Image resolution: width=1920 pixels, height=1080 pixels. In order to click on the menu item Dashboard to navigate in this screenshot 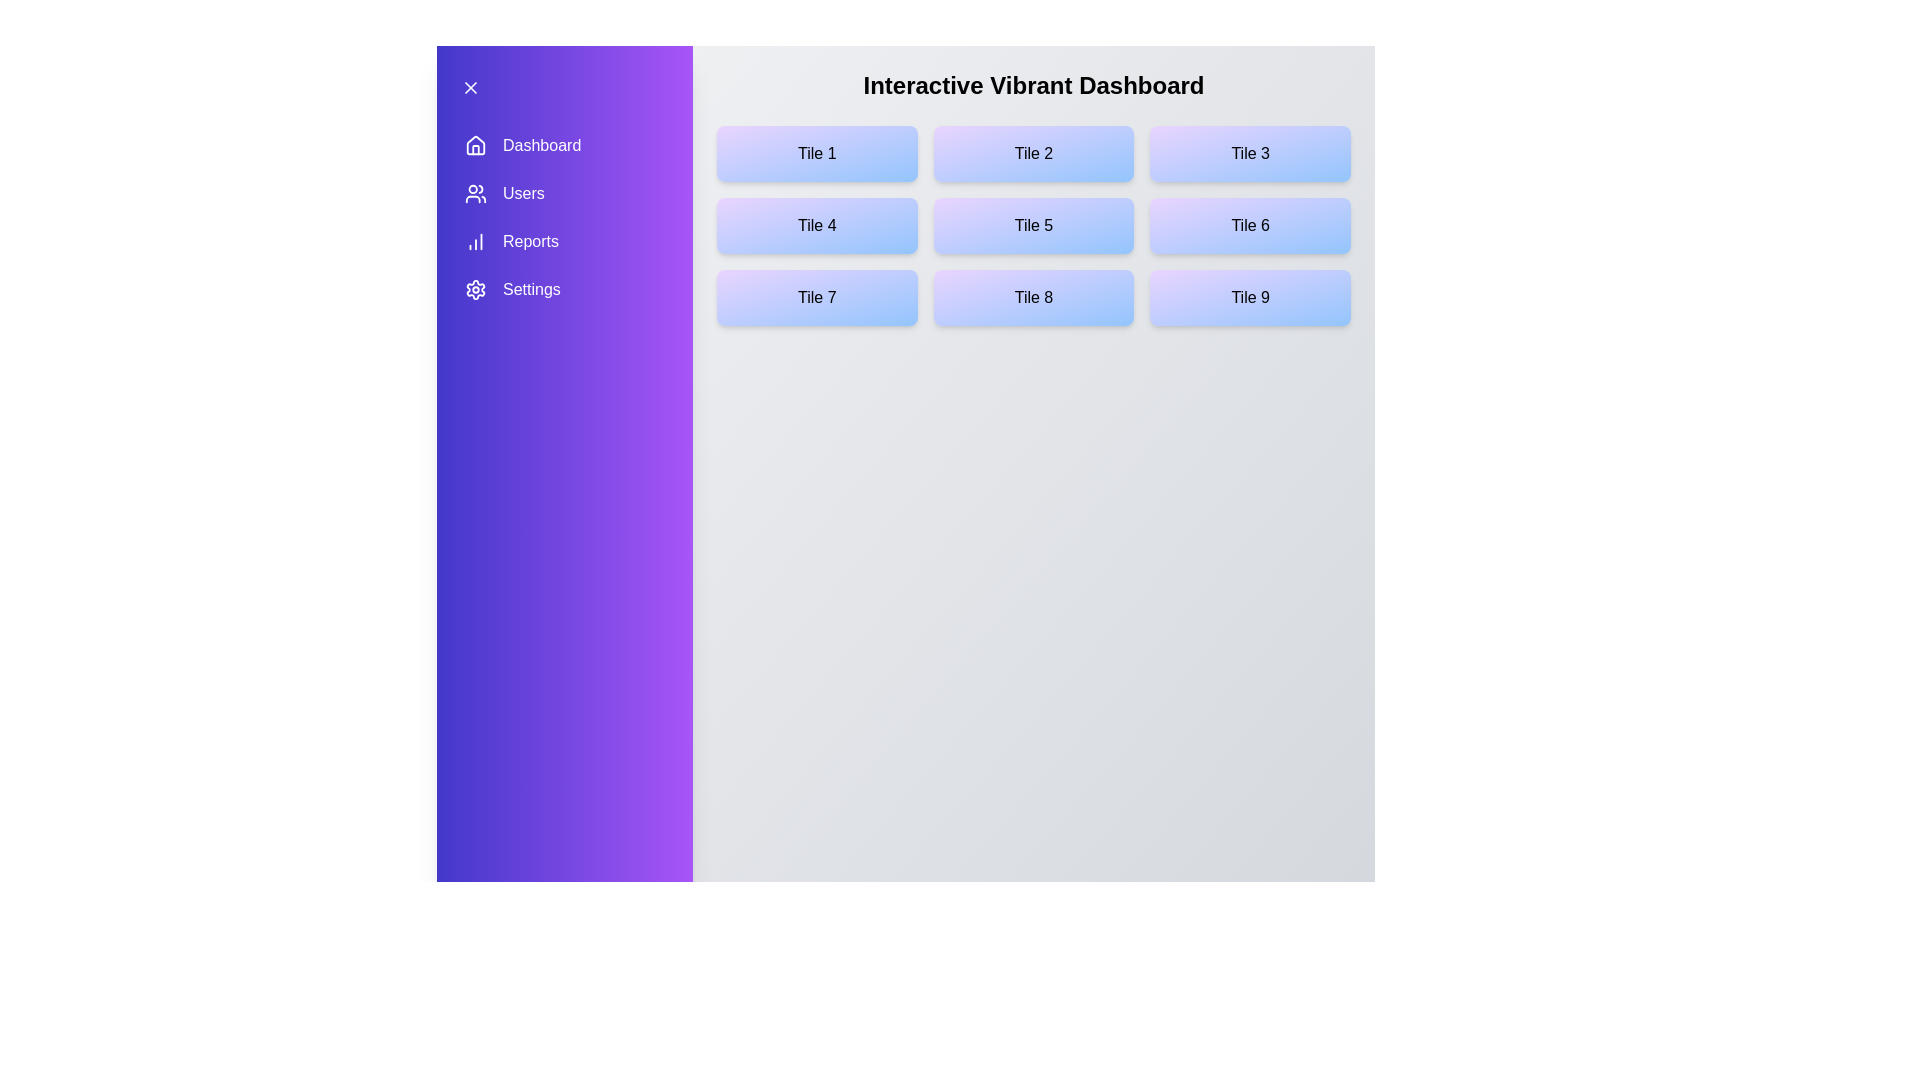, I will do `click(564, 145)`.